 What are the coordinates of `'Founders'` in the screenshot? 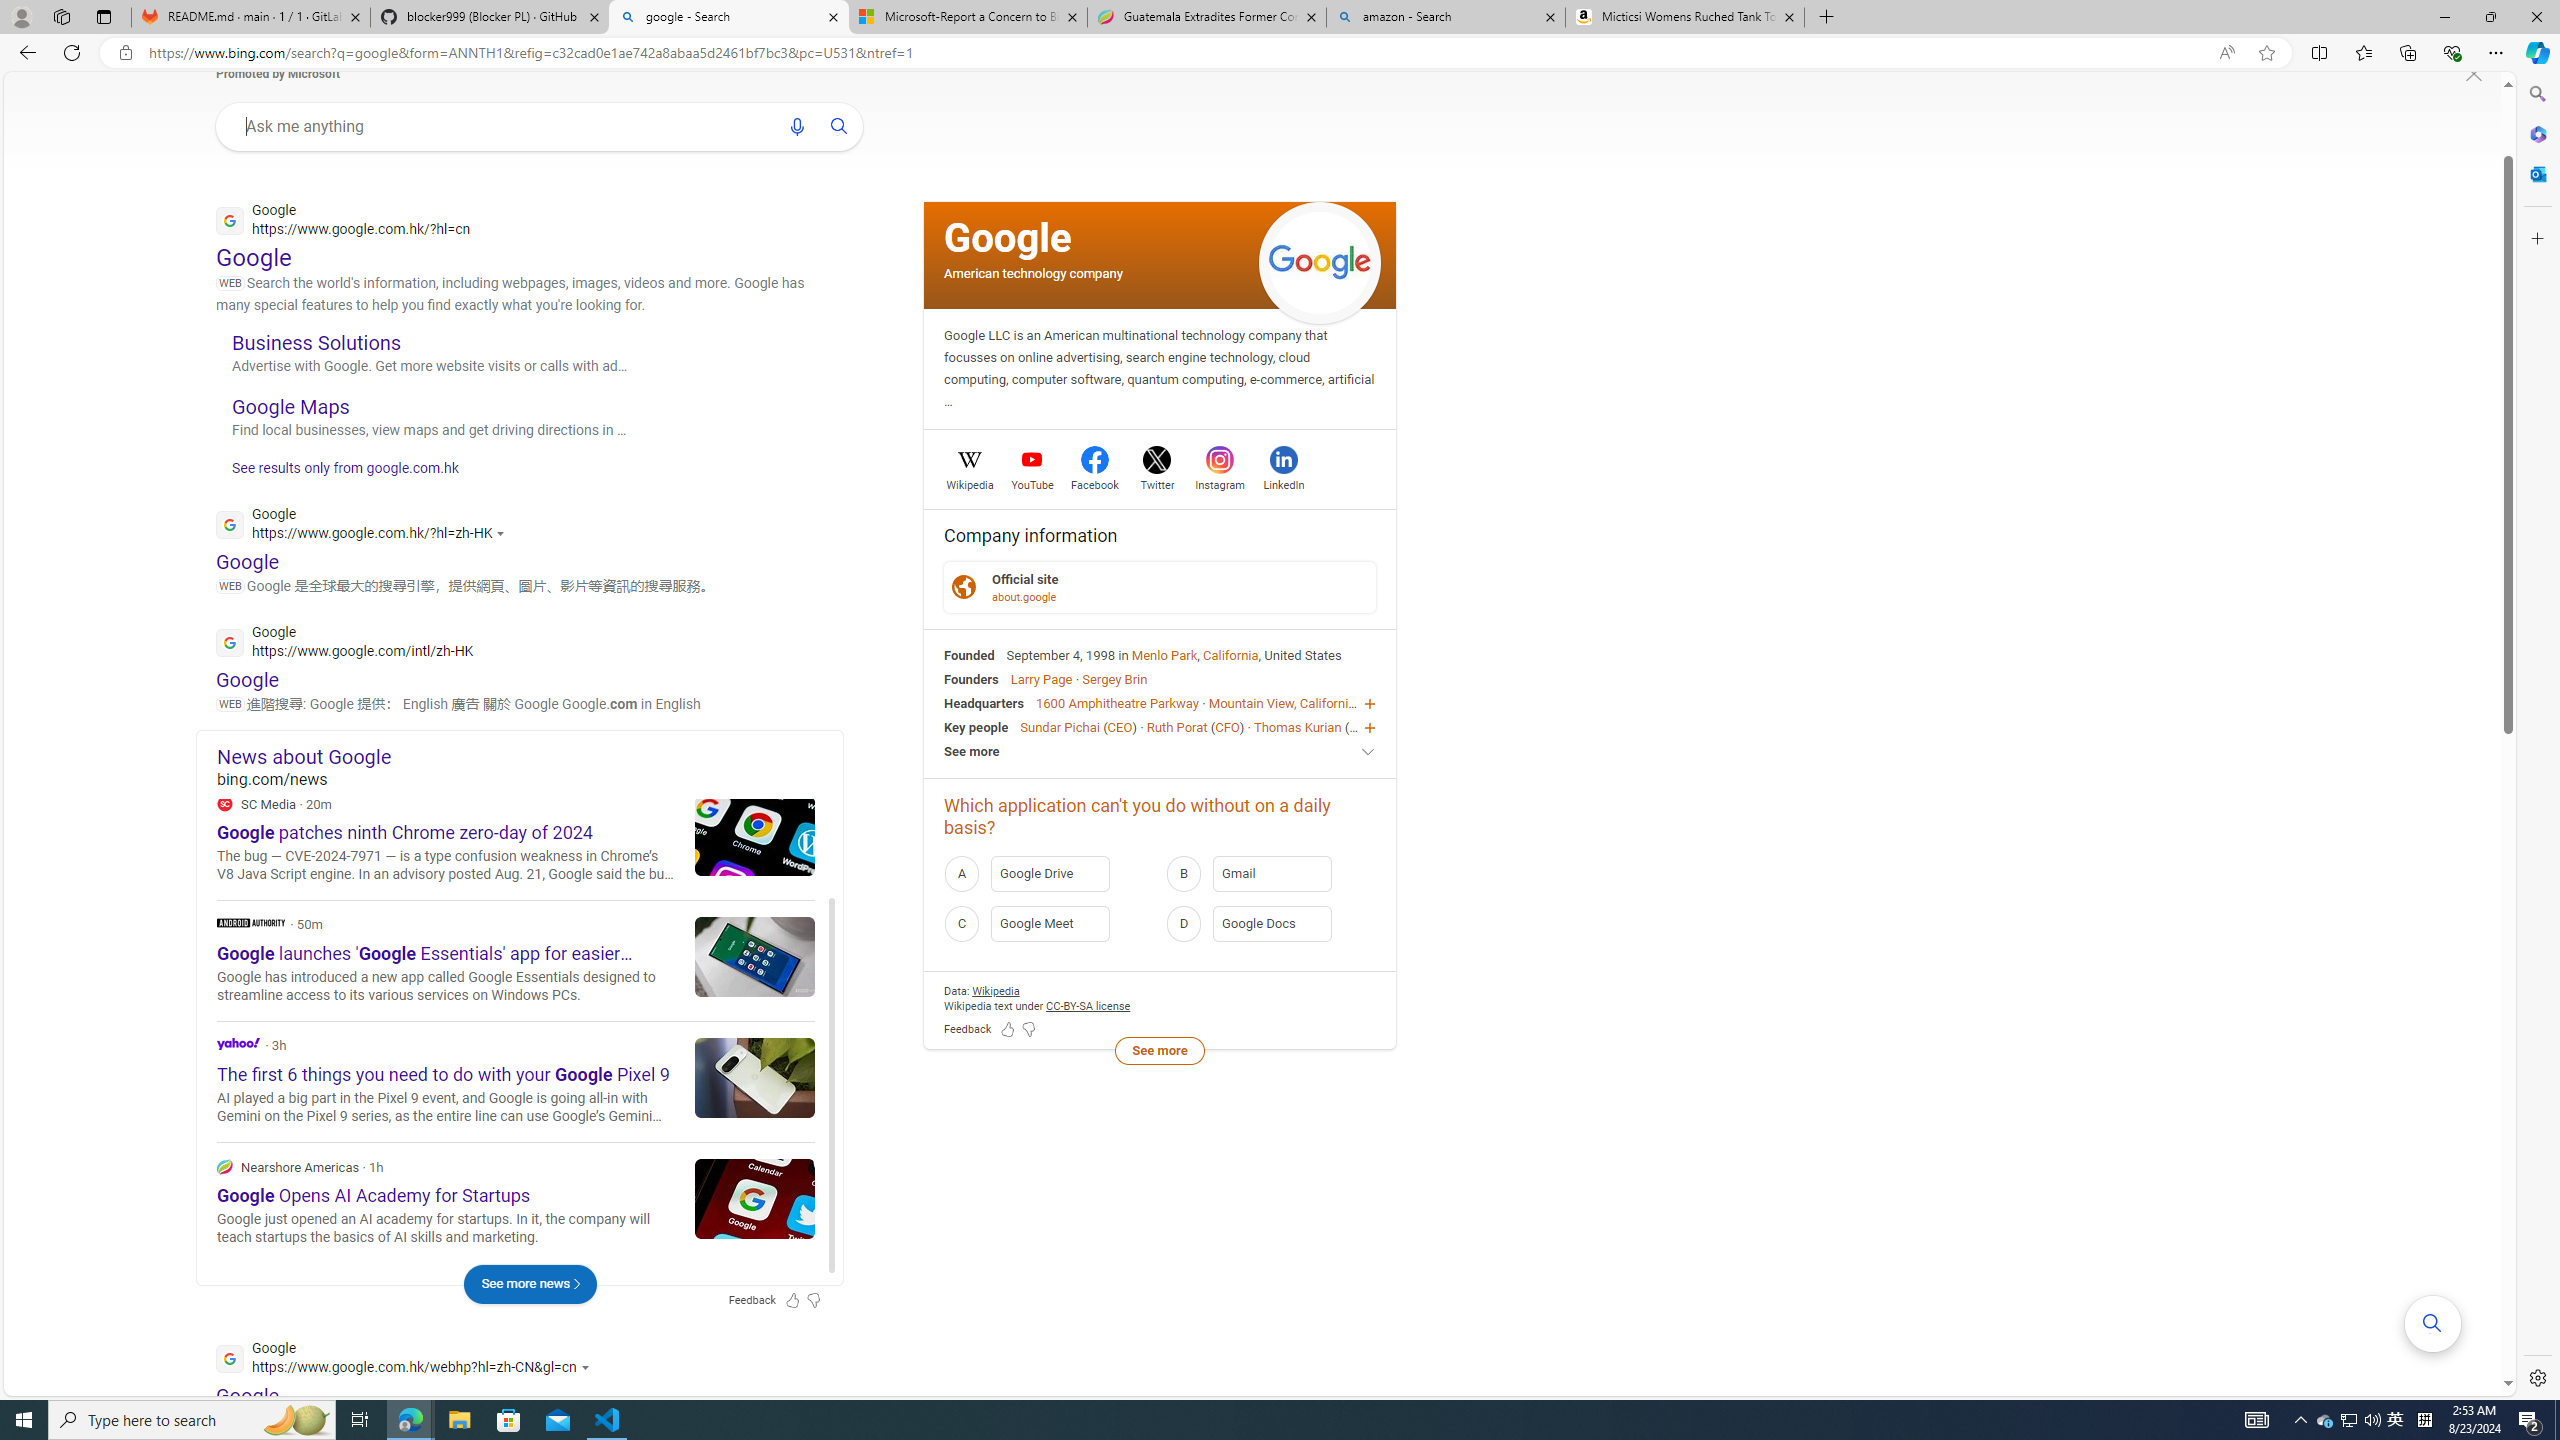 It's located at (970, 677).